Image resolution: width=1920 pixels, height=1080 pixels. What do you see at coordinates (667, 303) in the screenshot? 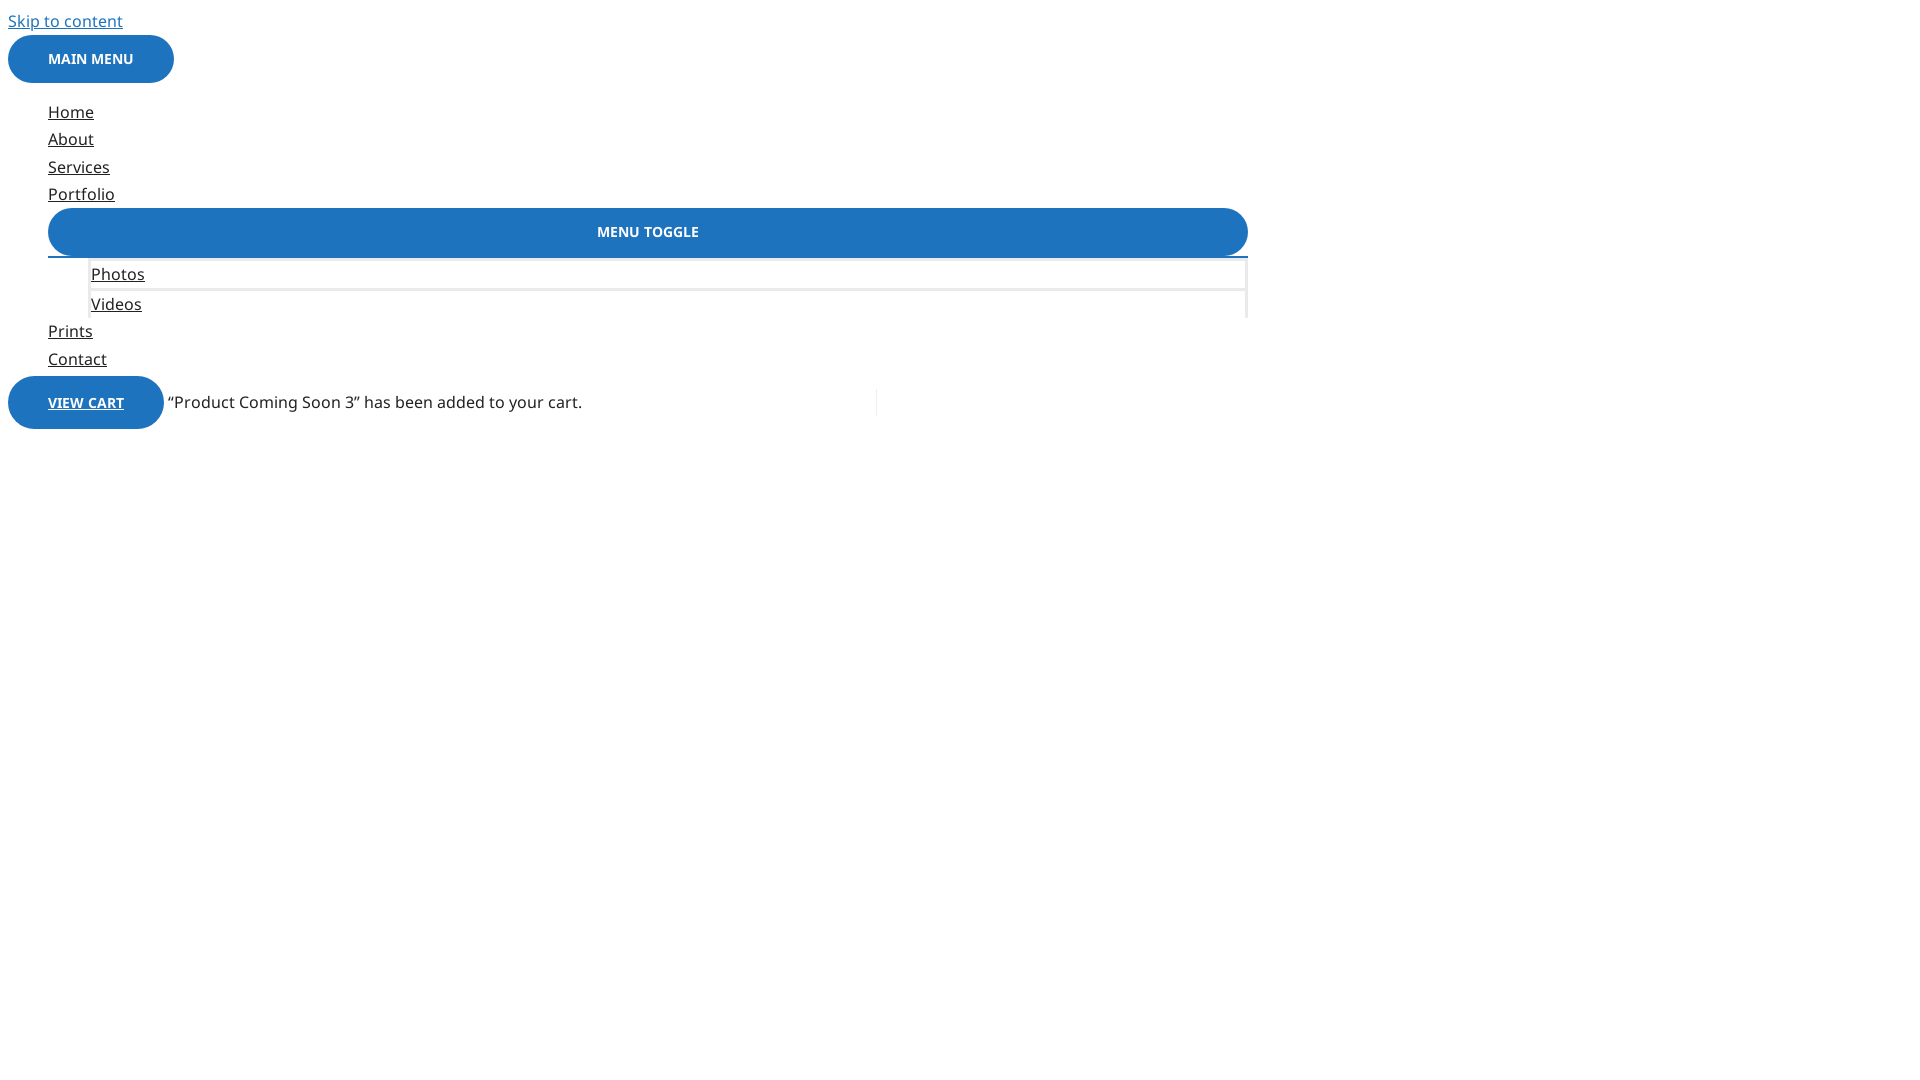
I see `'Videos'` at bounding box center [667, 303].